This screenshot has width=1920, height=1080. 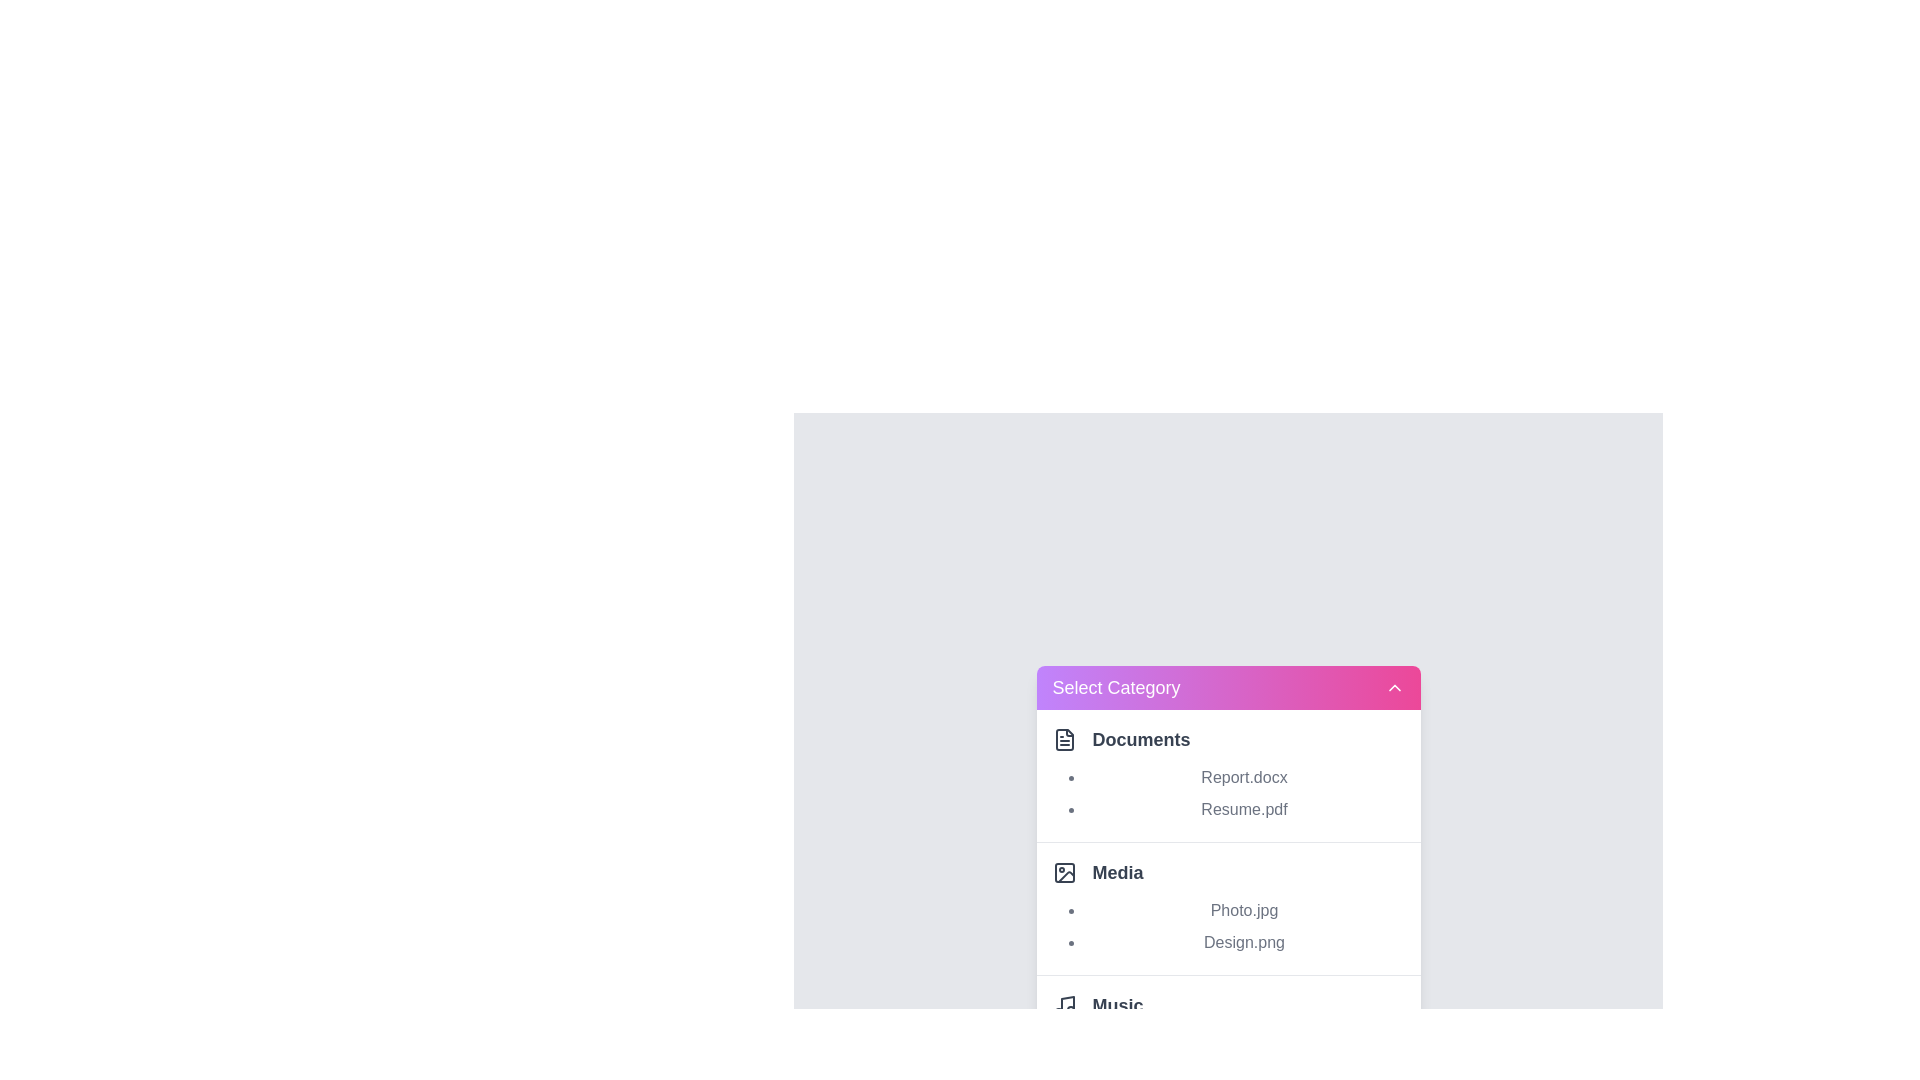 I want to click on the text label displaying 'Design.png', which is the second item in the list under the 'Media' category, so click(x=1243, y=942).